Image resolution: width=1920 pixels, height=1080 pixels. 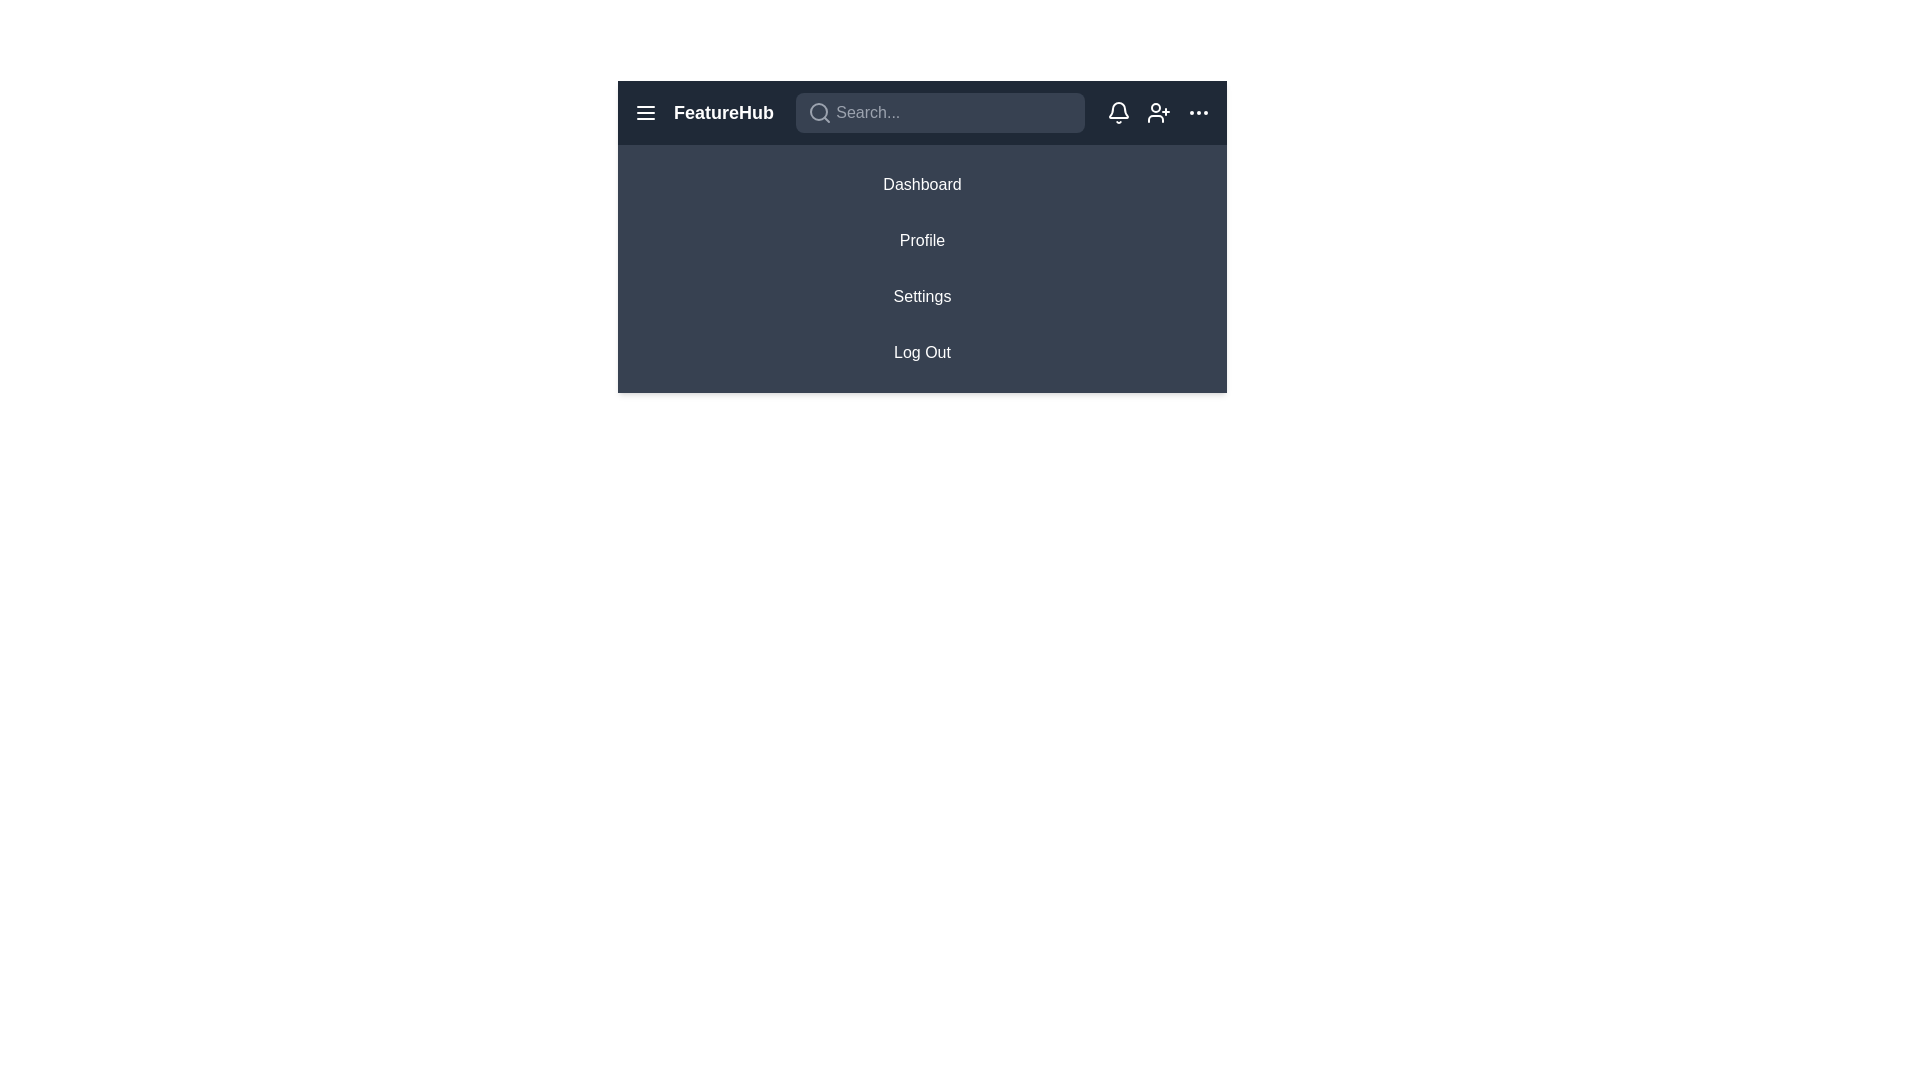 I want to click on the user icon with a plus sign to its right, located in the upper-right corner of the interface, so click(x=1158, y=112).